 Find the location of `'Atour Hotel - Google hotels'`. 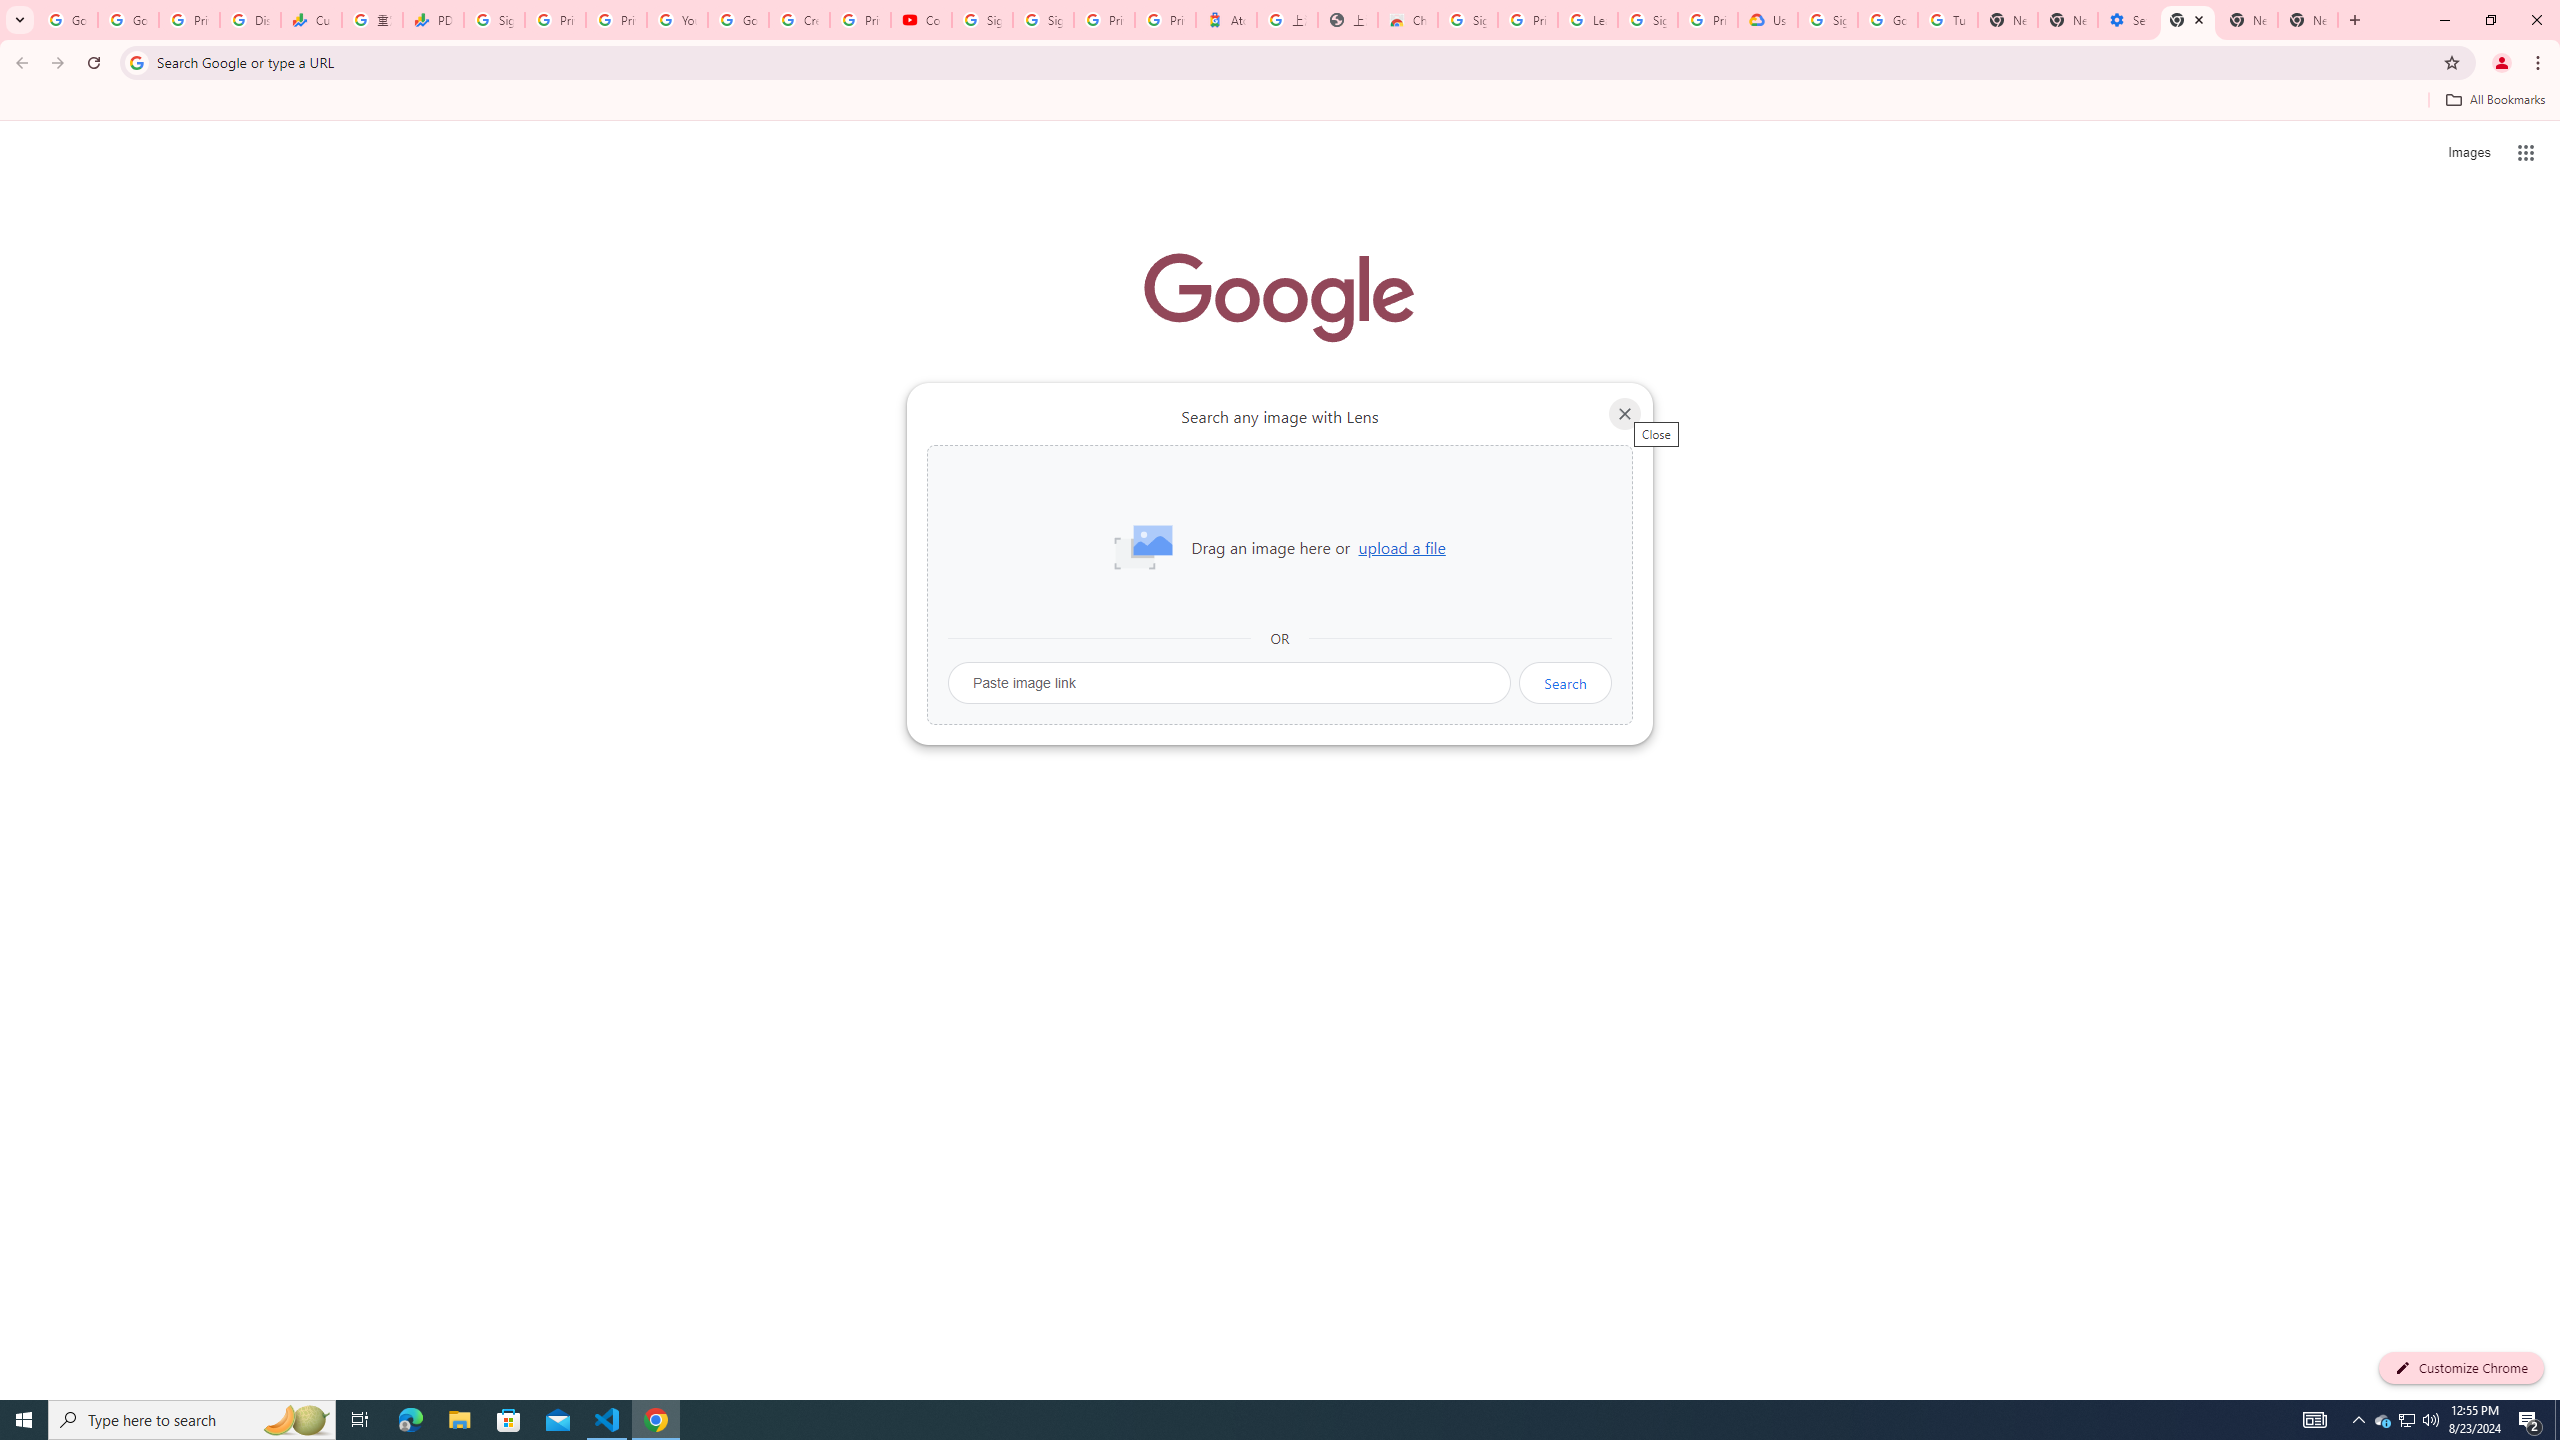

'Atour Hotel - Google hotels' is located at coordinates (1227, 19).